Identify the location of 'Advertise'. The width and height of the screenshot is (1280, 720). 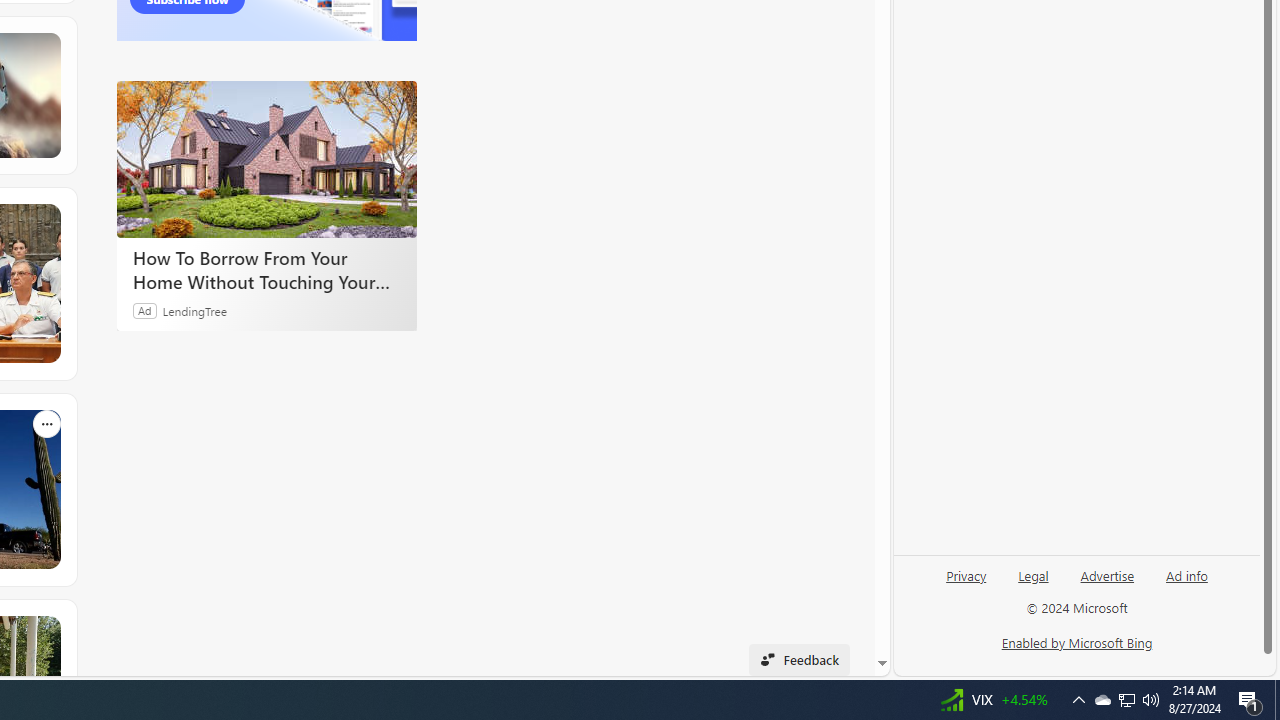
(1106, 574).